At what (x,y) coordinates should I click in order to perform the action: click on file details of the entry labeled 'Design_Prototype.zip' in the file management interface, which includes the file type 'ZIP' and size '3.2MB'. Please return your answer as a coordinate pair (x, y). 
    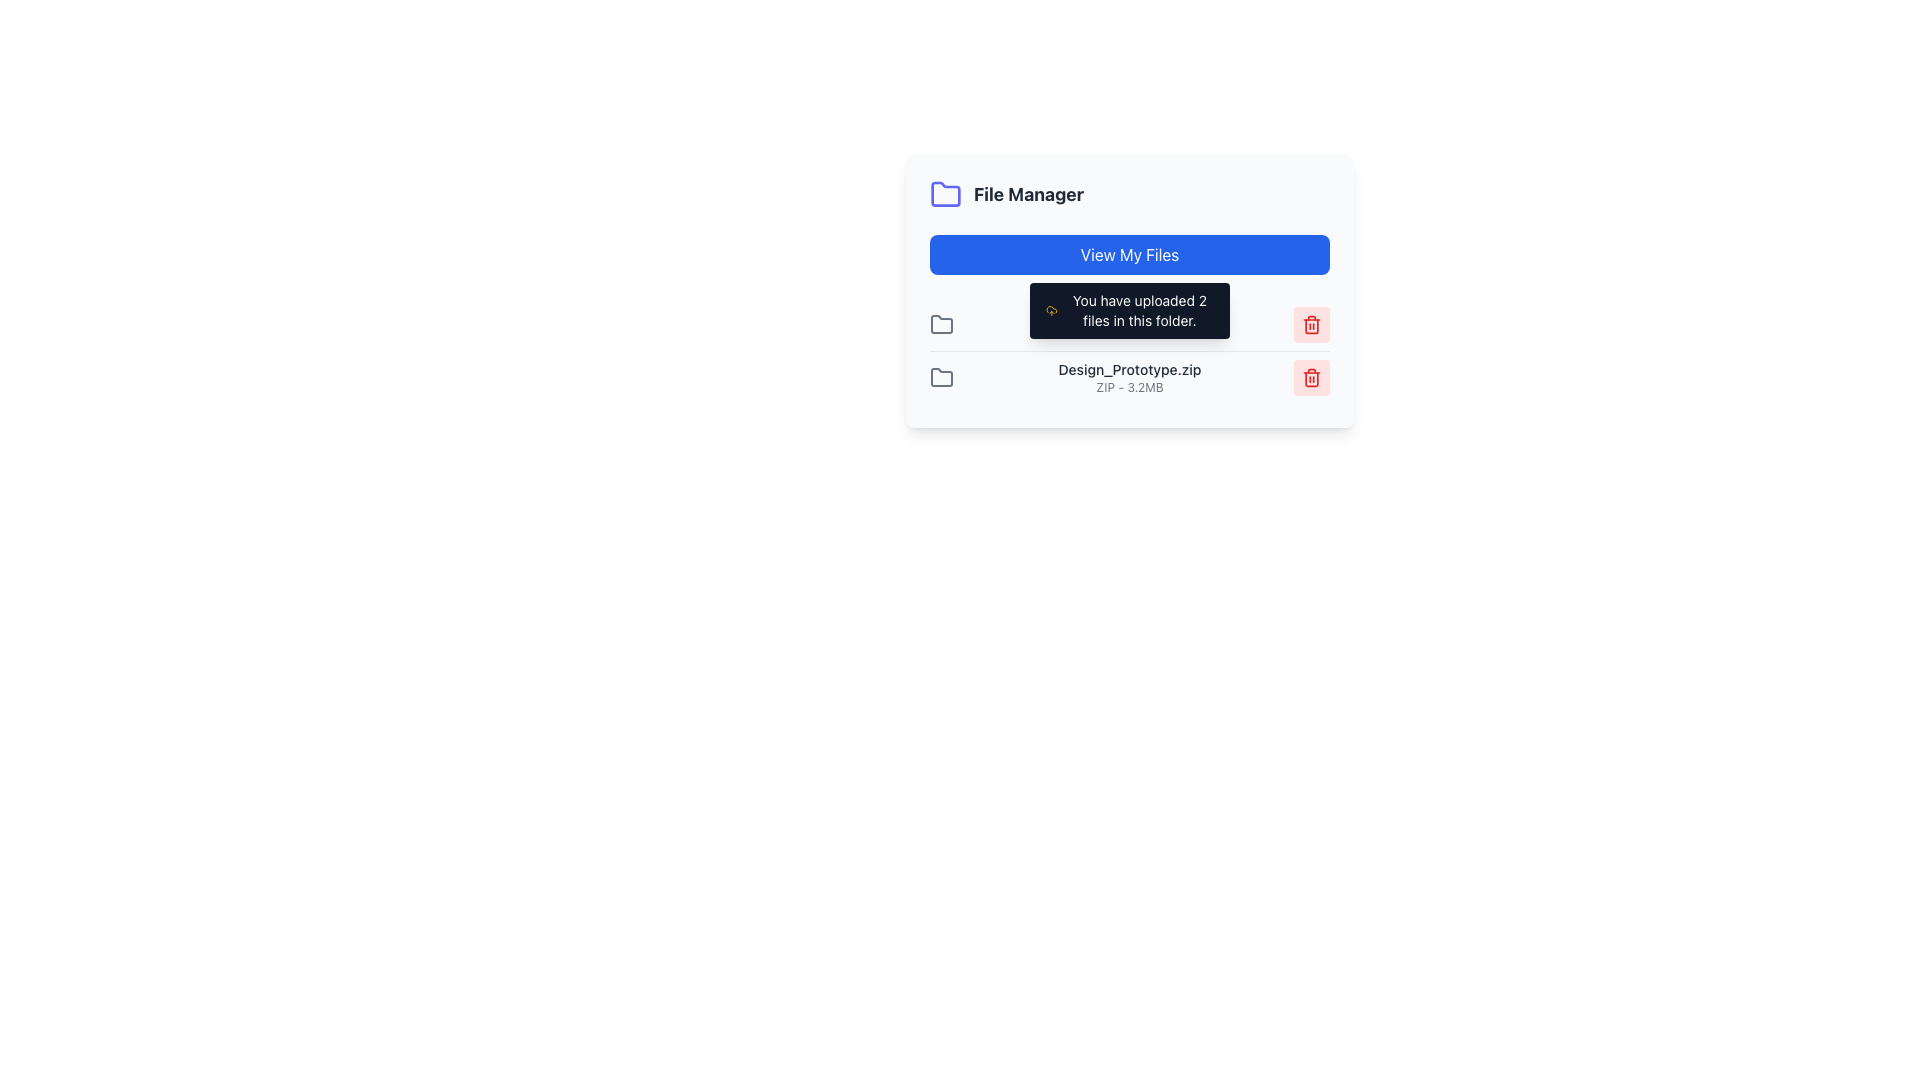
    Looking at the image, I should click on (1129, 377).